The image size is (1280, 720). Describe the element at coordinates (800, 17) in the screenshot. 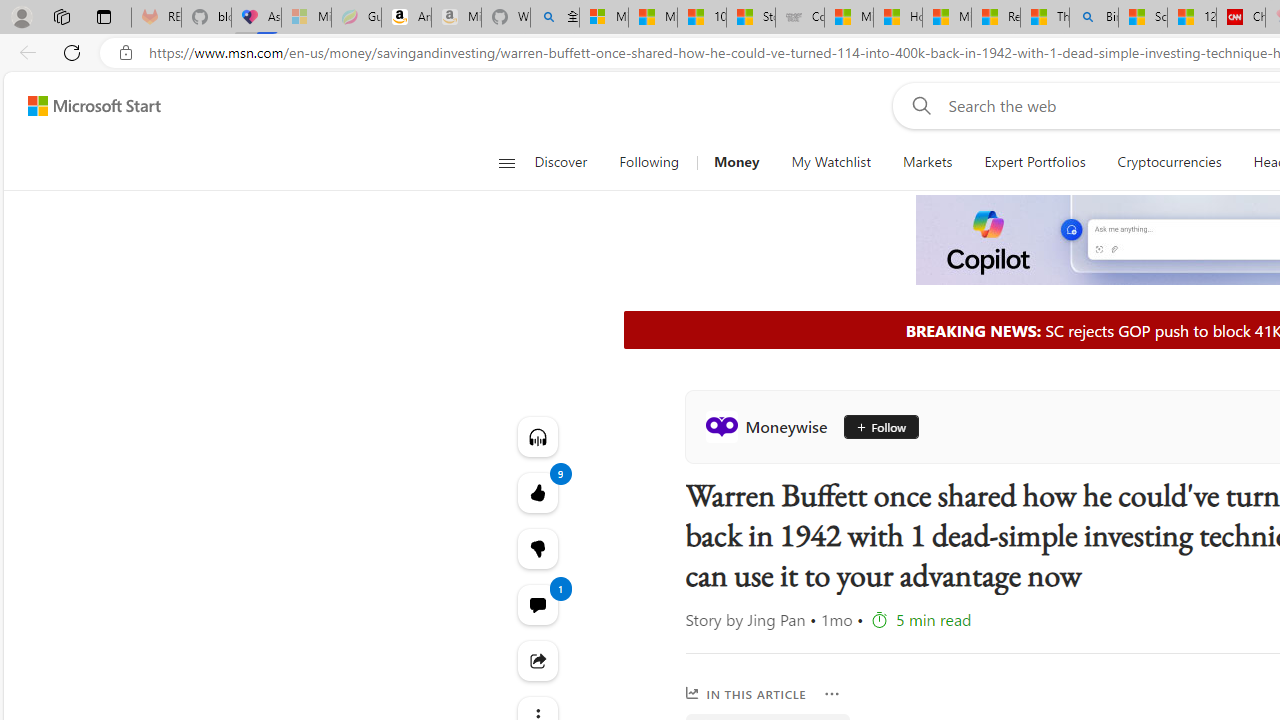

I see `'Combat Siege'` at that location.